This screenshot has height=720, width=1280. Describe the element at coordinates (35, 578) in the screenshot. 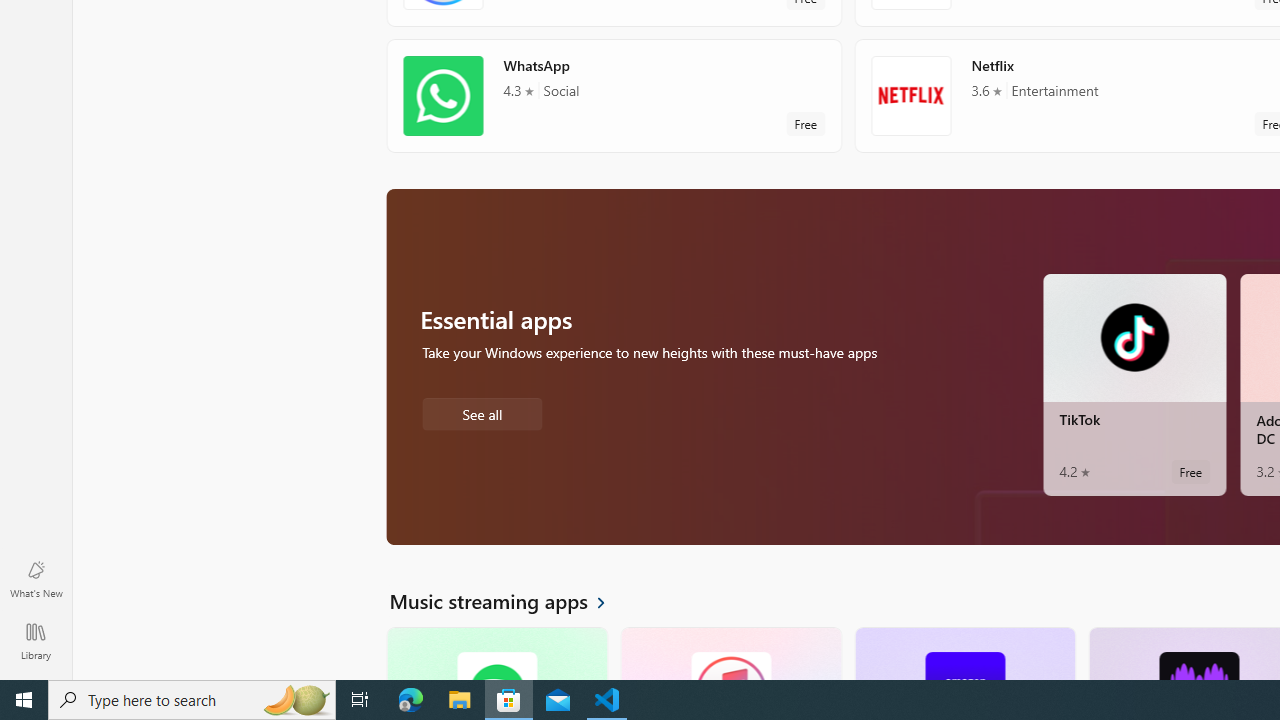

I see `'What'` at that location.